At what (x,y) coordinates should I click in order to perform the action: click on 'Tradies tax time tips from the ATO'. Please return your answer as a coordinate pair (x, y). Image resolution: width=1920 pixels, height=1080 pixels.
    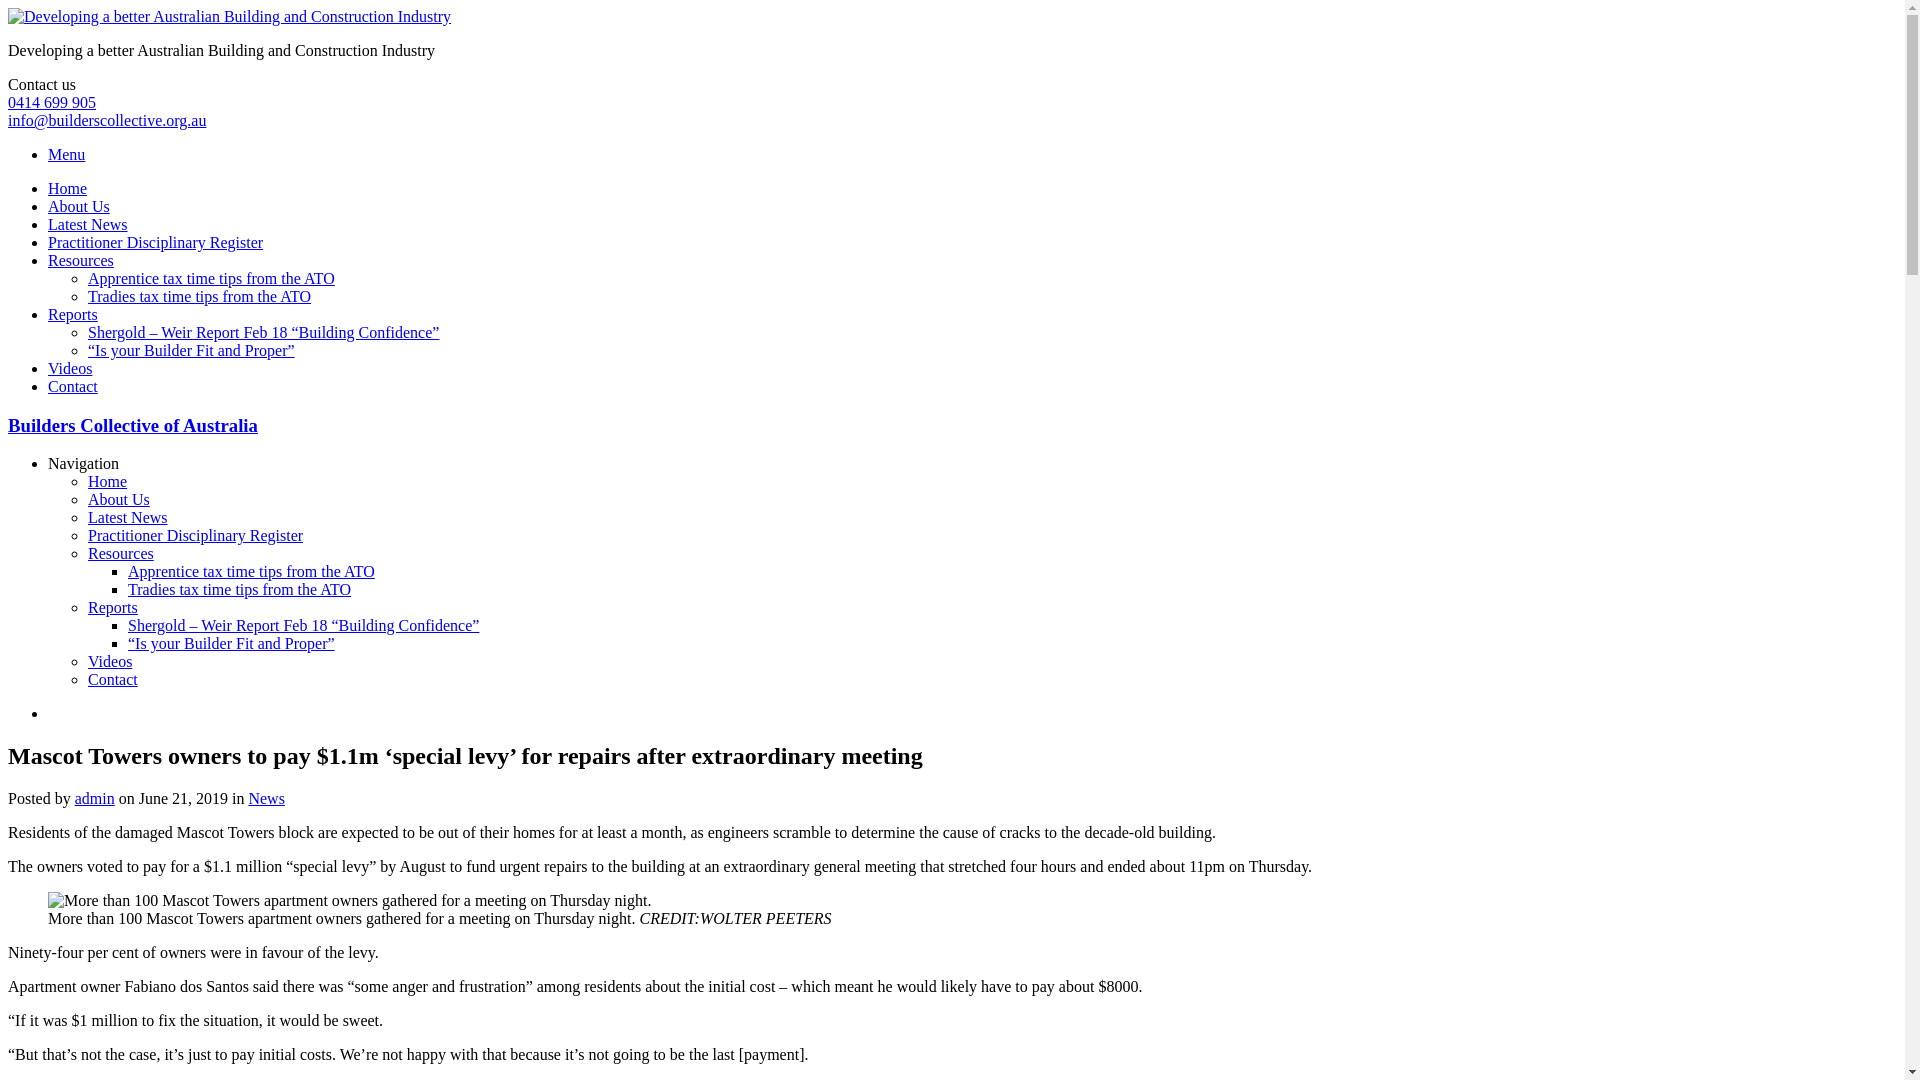
    Looking at the image, I should click on (199, 296).